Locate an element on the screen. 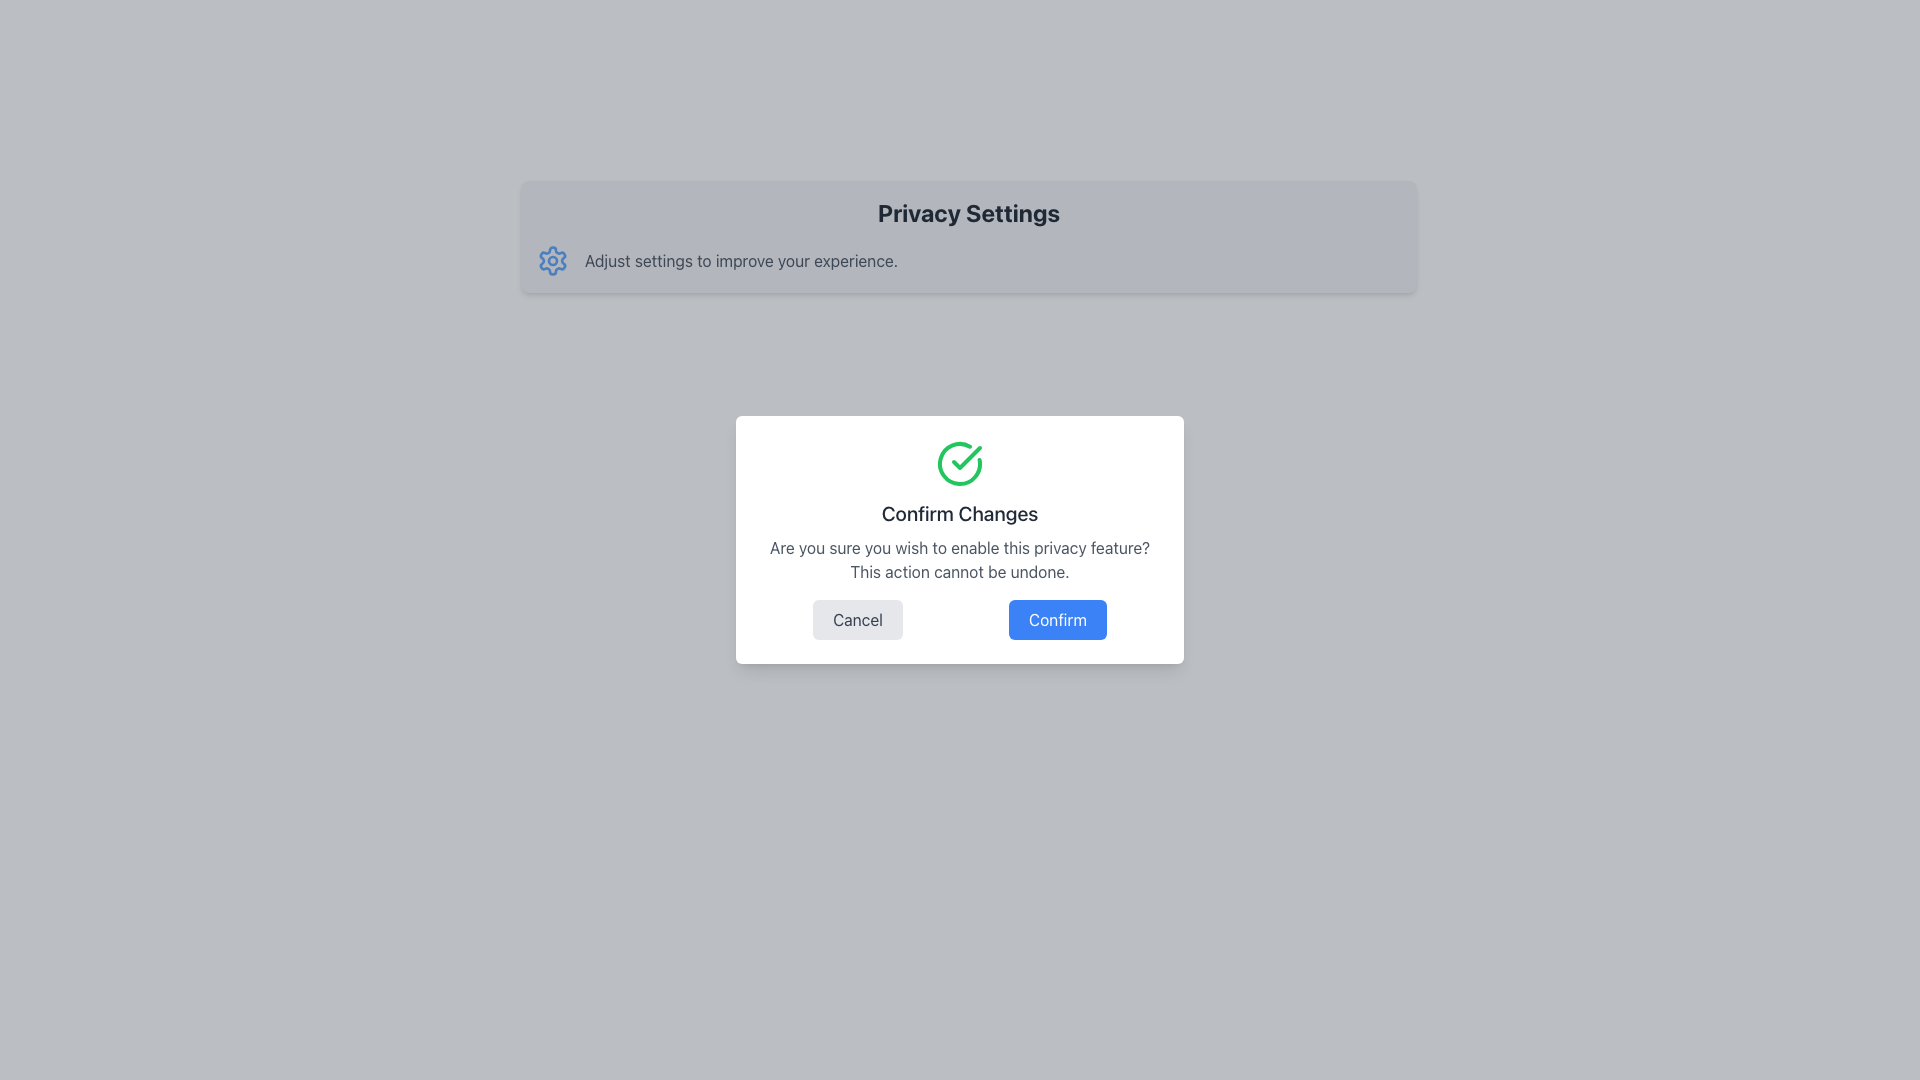 Image resolution: width=1920 pixels, height=1080 pixels. the graphical icon that signifies confirmation, which is centrally positioned above the 'Confirm Changes' text within the confirmation dialog box is located at coordinates (966, 458).